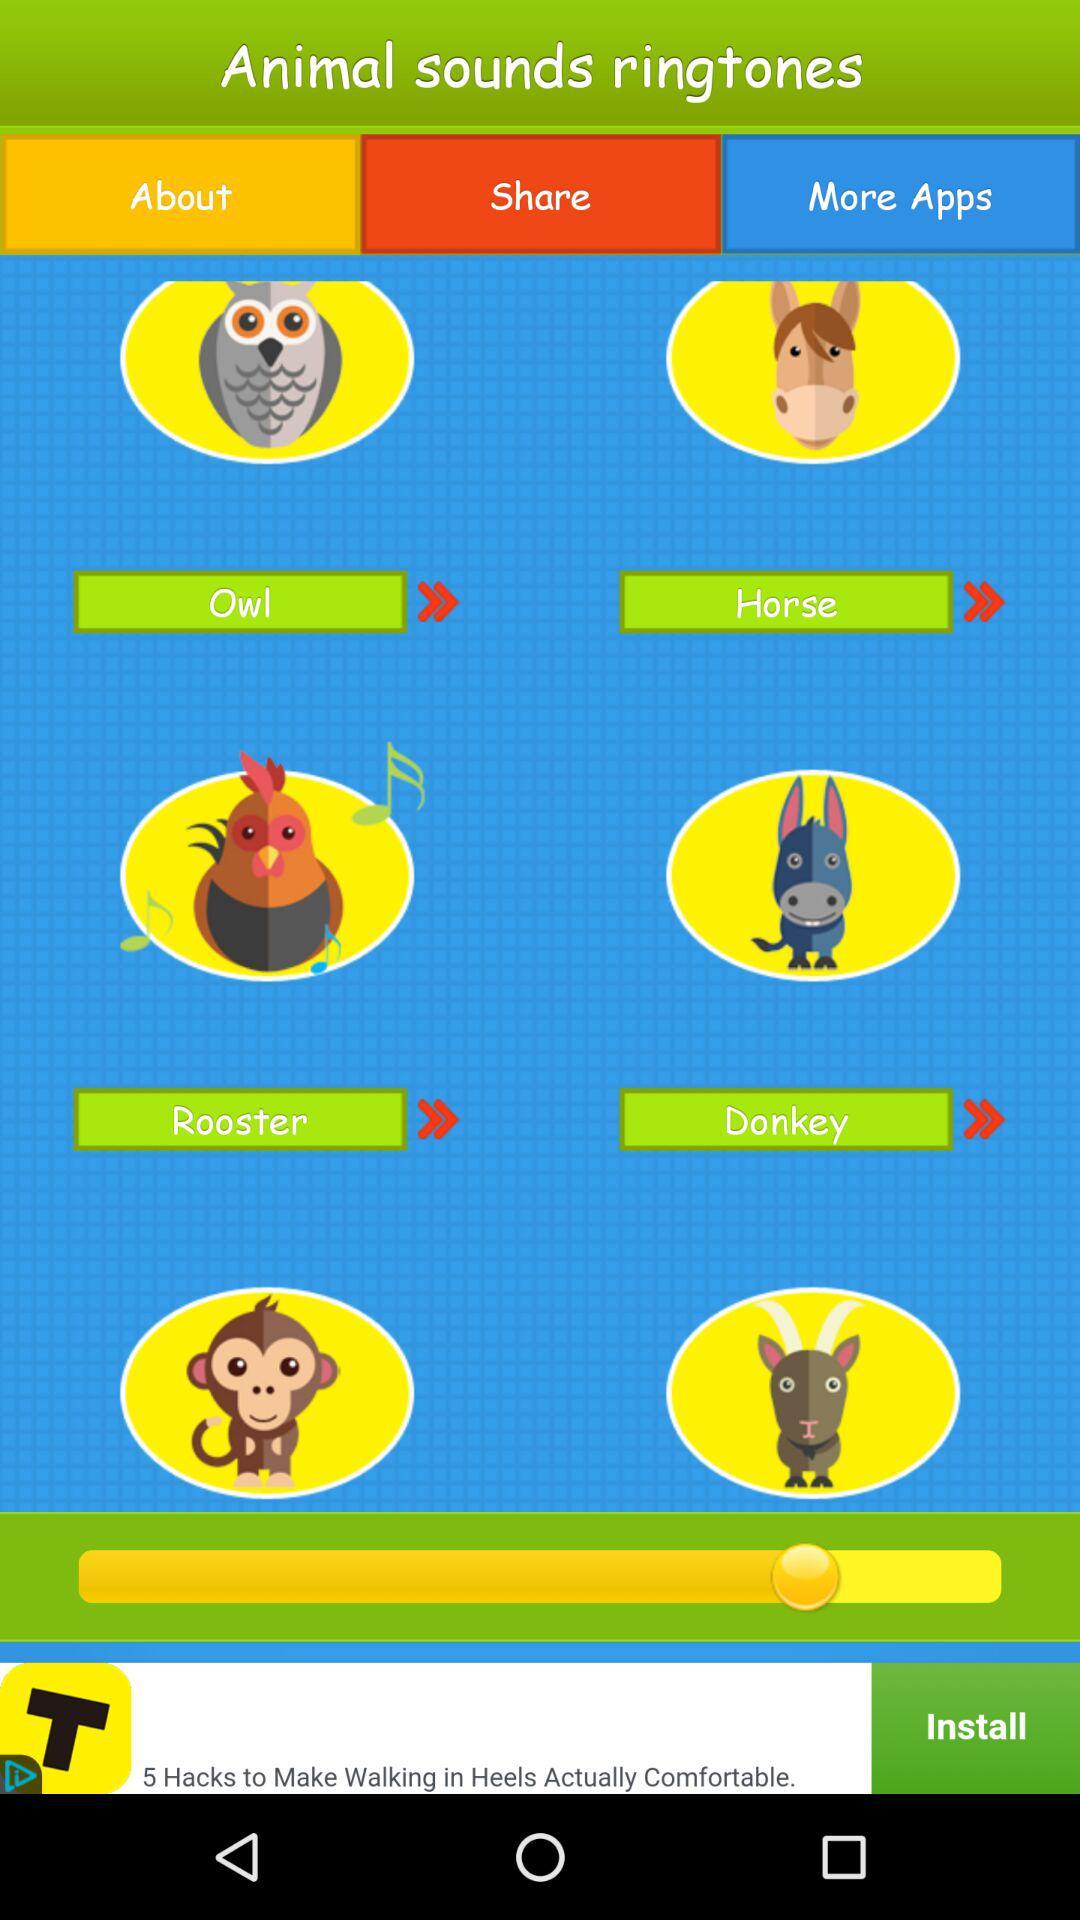 The width and height of the screenshot is (1080, 1920). Describe the element at coordinates (180, 194) in the screenshot. I see `the about item` at that location.